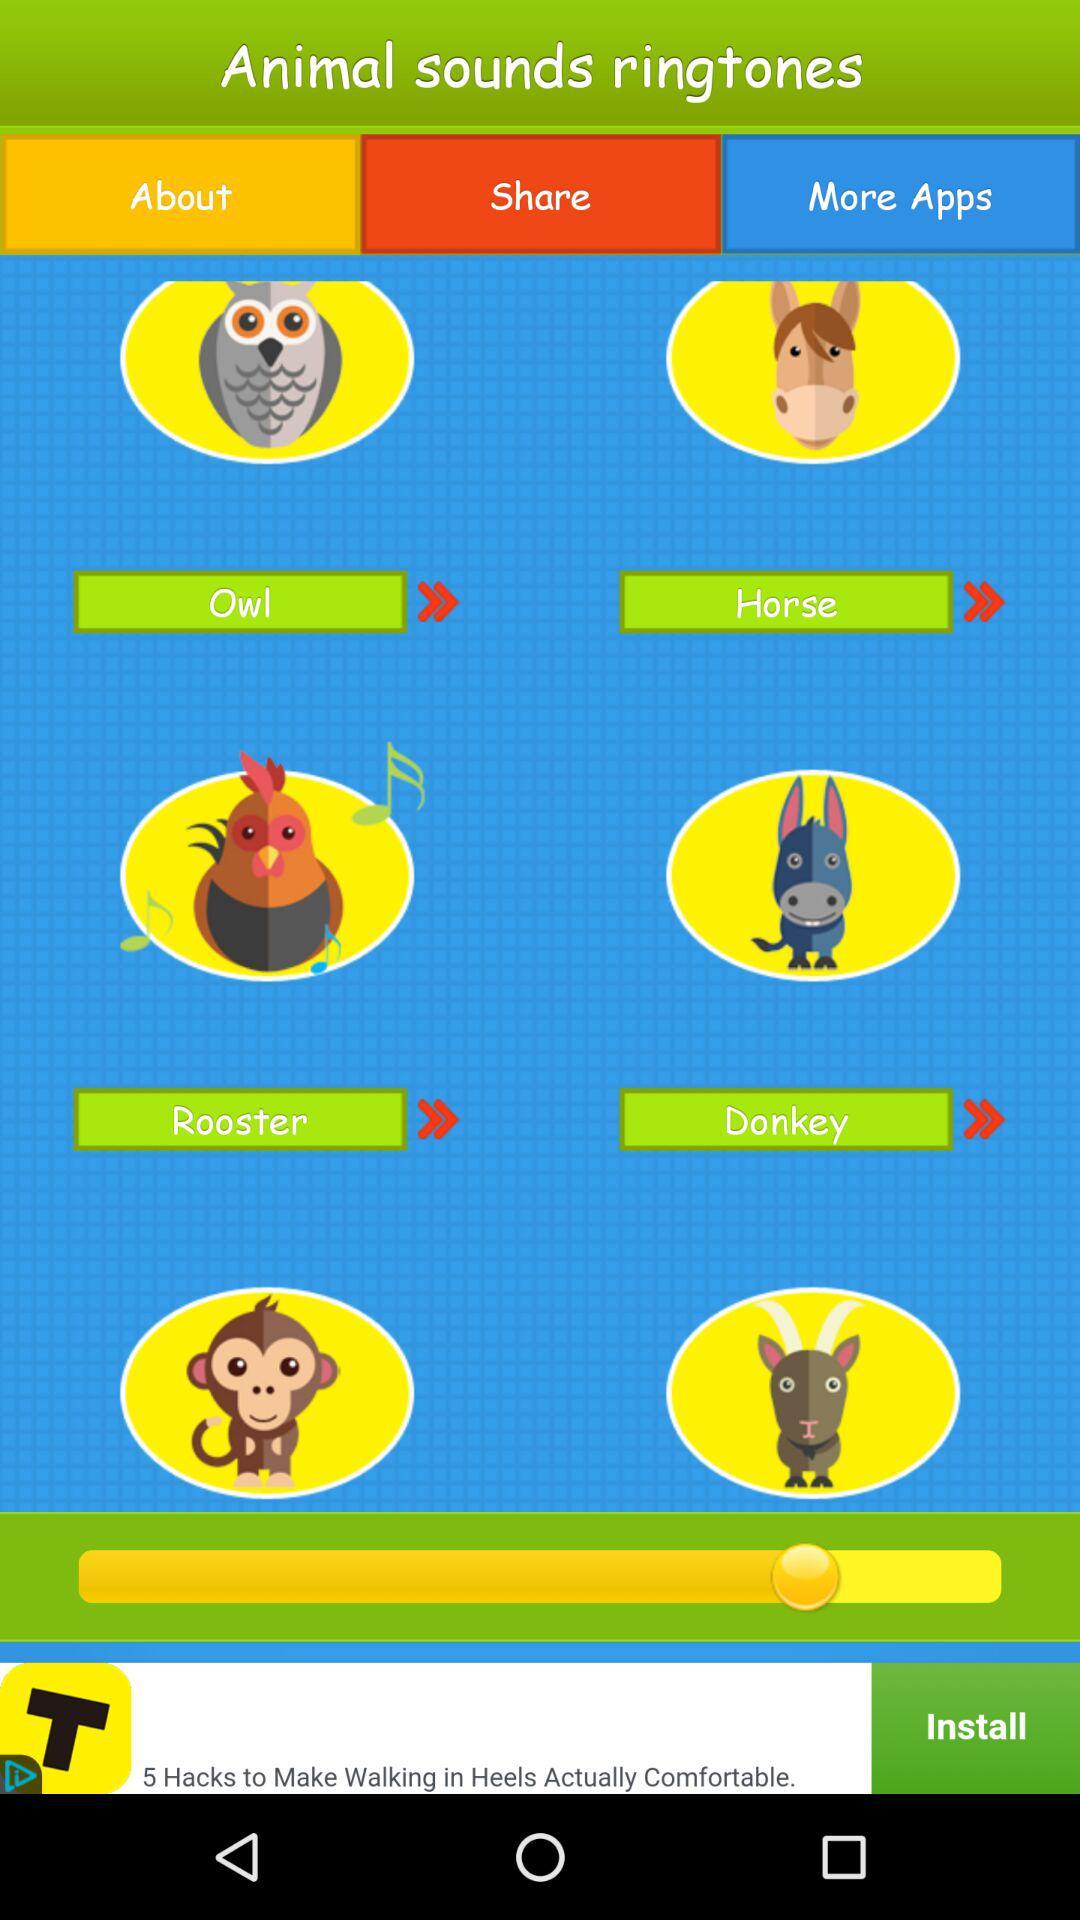 The width and height of the screenshot is (1080, 1920). Describe the element at coordinates (180, 194) in the screenshot. I see `the about item` at that location.